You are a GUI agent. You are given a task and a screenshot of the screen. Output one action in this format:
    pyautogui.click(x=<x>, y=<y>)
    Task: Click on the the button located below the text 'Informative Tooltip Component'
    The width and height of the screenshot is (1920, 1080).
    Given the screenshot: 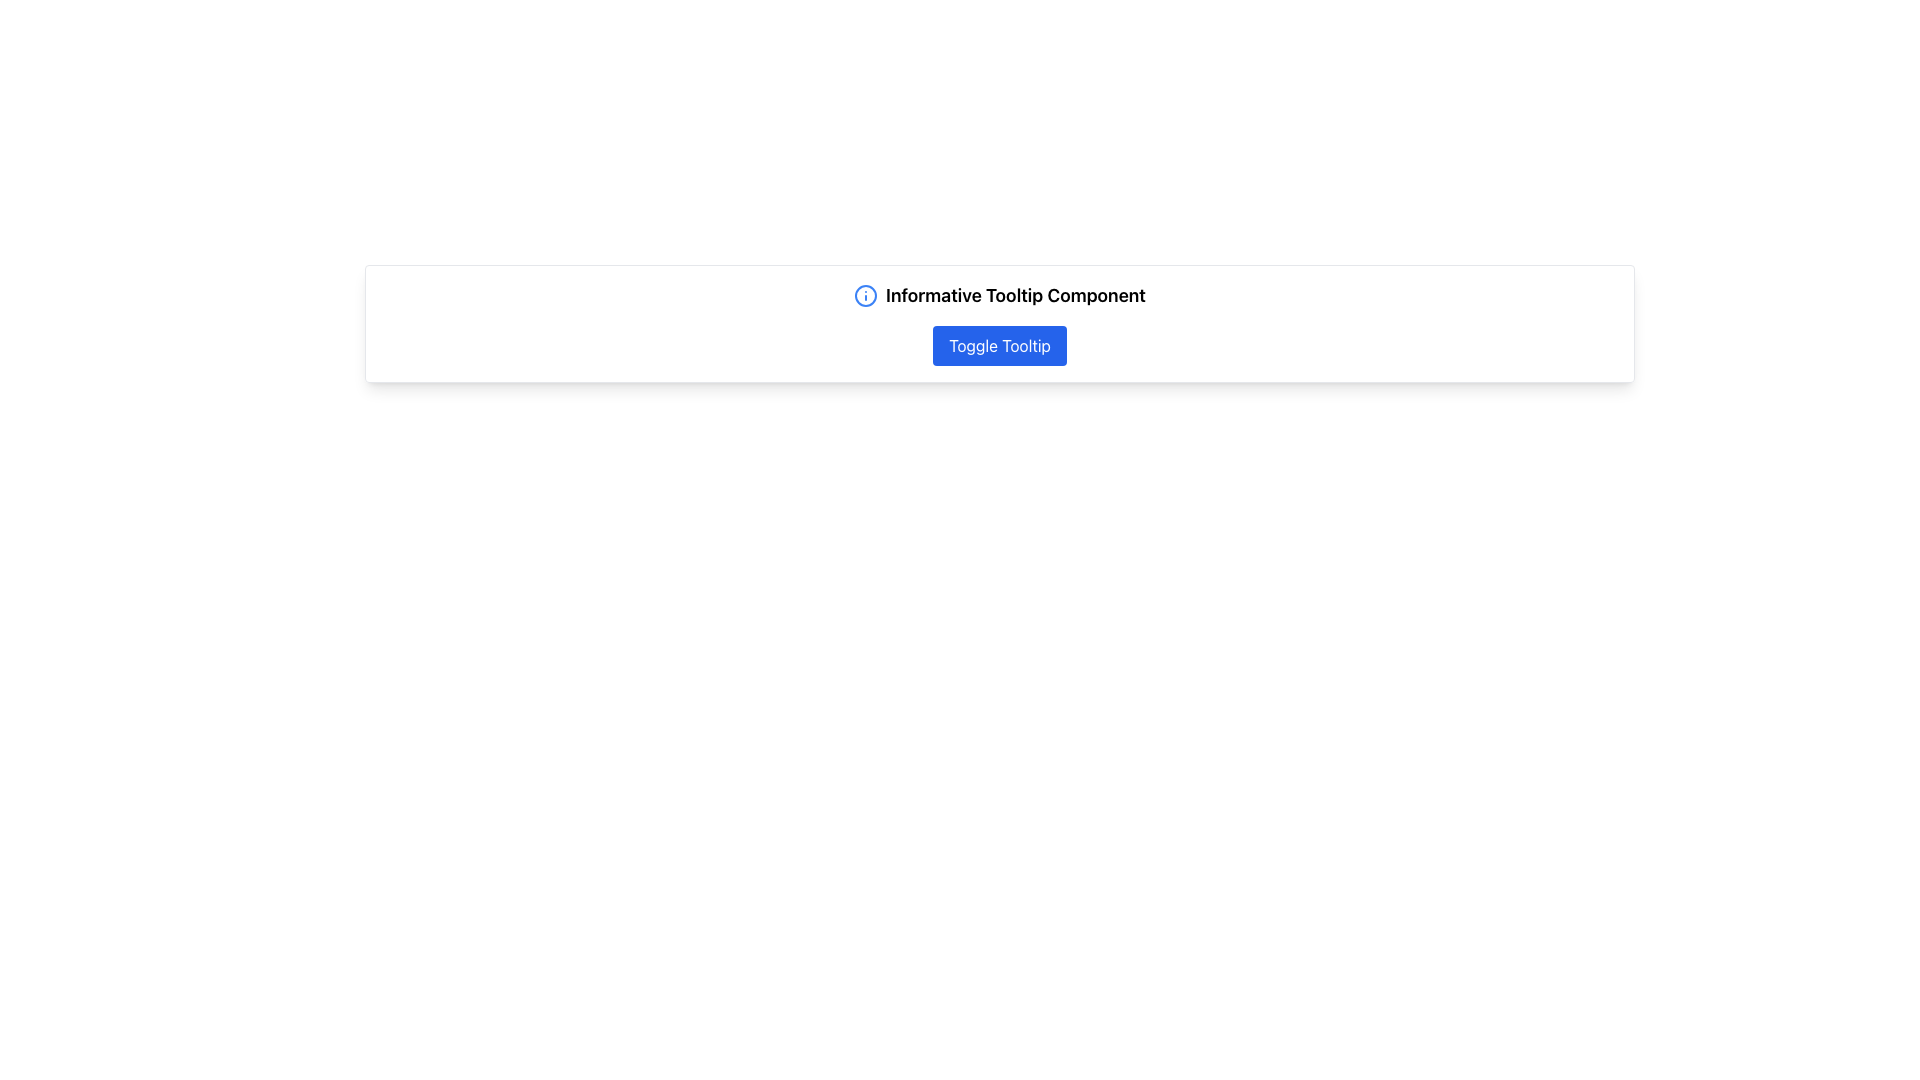 What is the action you would take?
    pyautogui.click(x=999, y=345)
    